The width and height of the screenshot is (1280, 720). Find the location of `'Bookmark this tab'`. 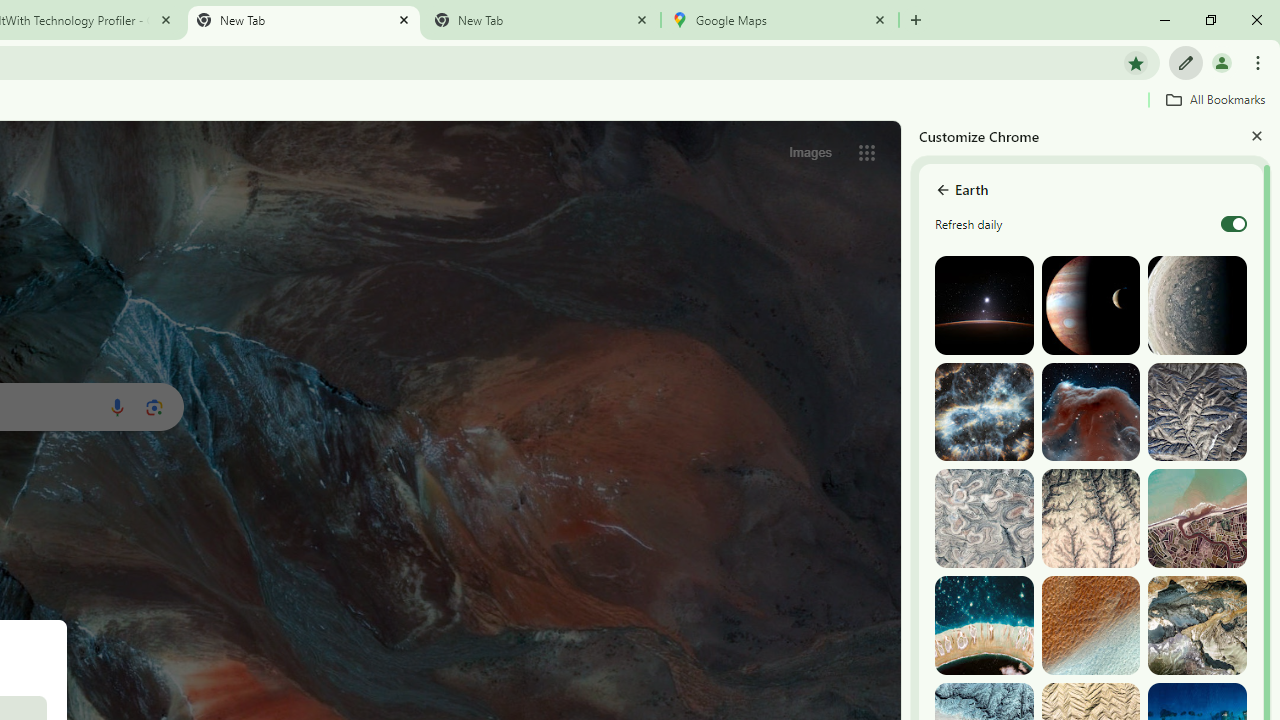

'Bookmark this tab' is located at coordinates (1136, 61).